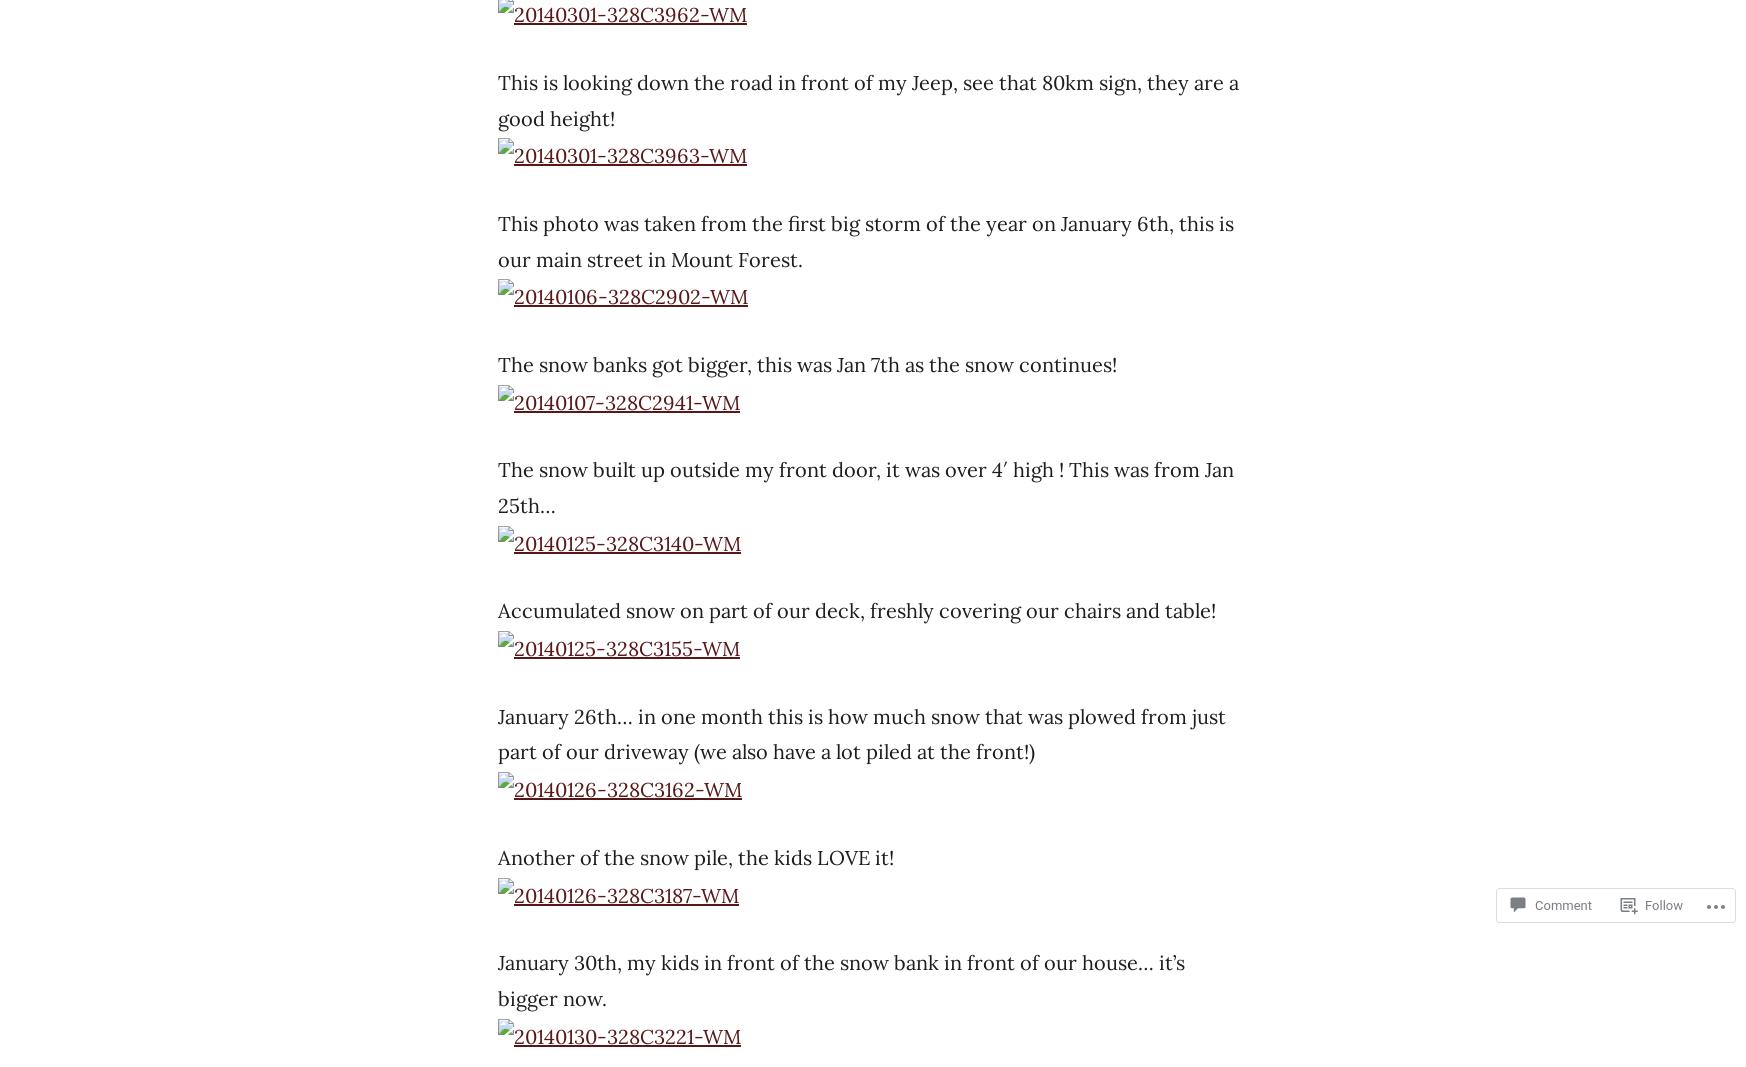  I want to click on 'January 30th, my kids in front of the snow bank in front of our house… it’s bigger now.', so click(841, 980).